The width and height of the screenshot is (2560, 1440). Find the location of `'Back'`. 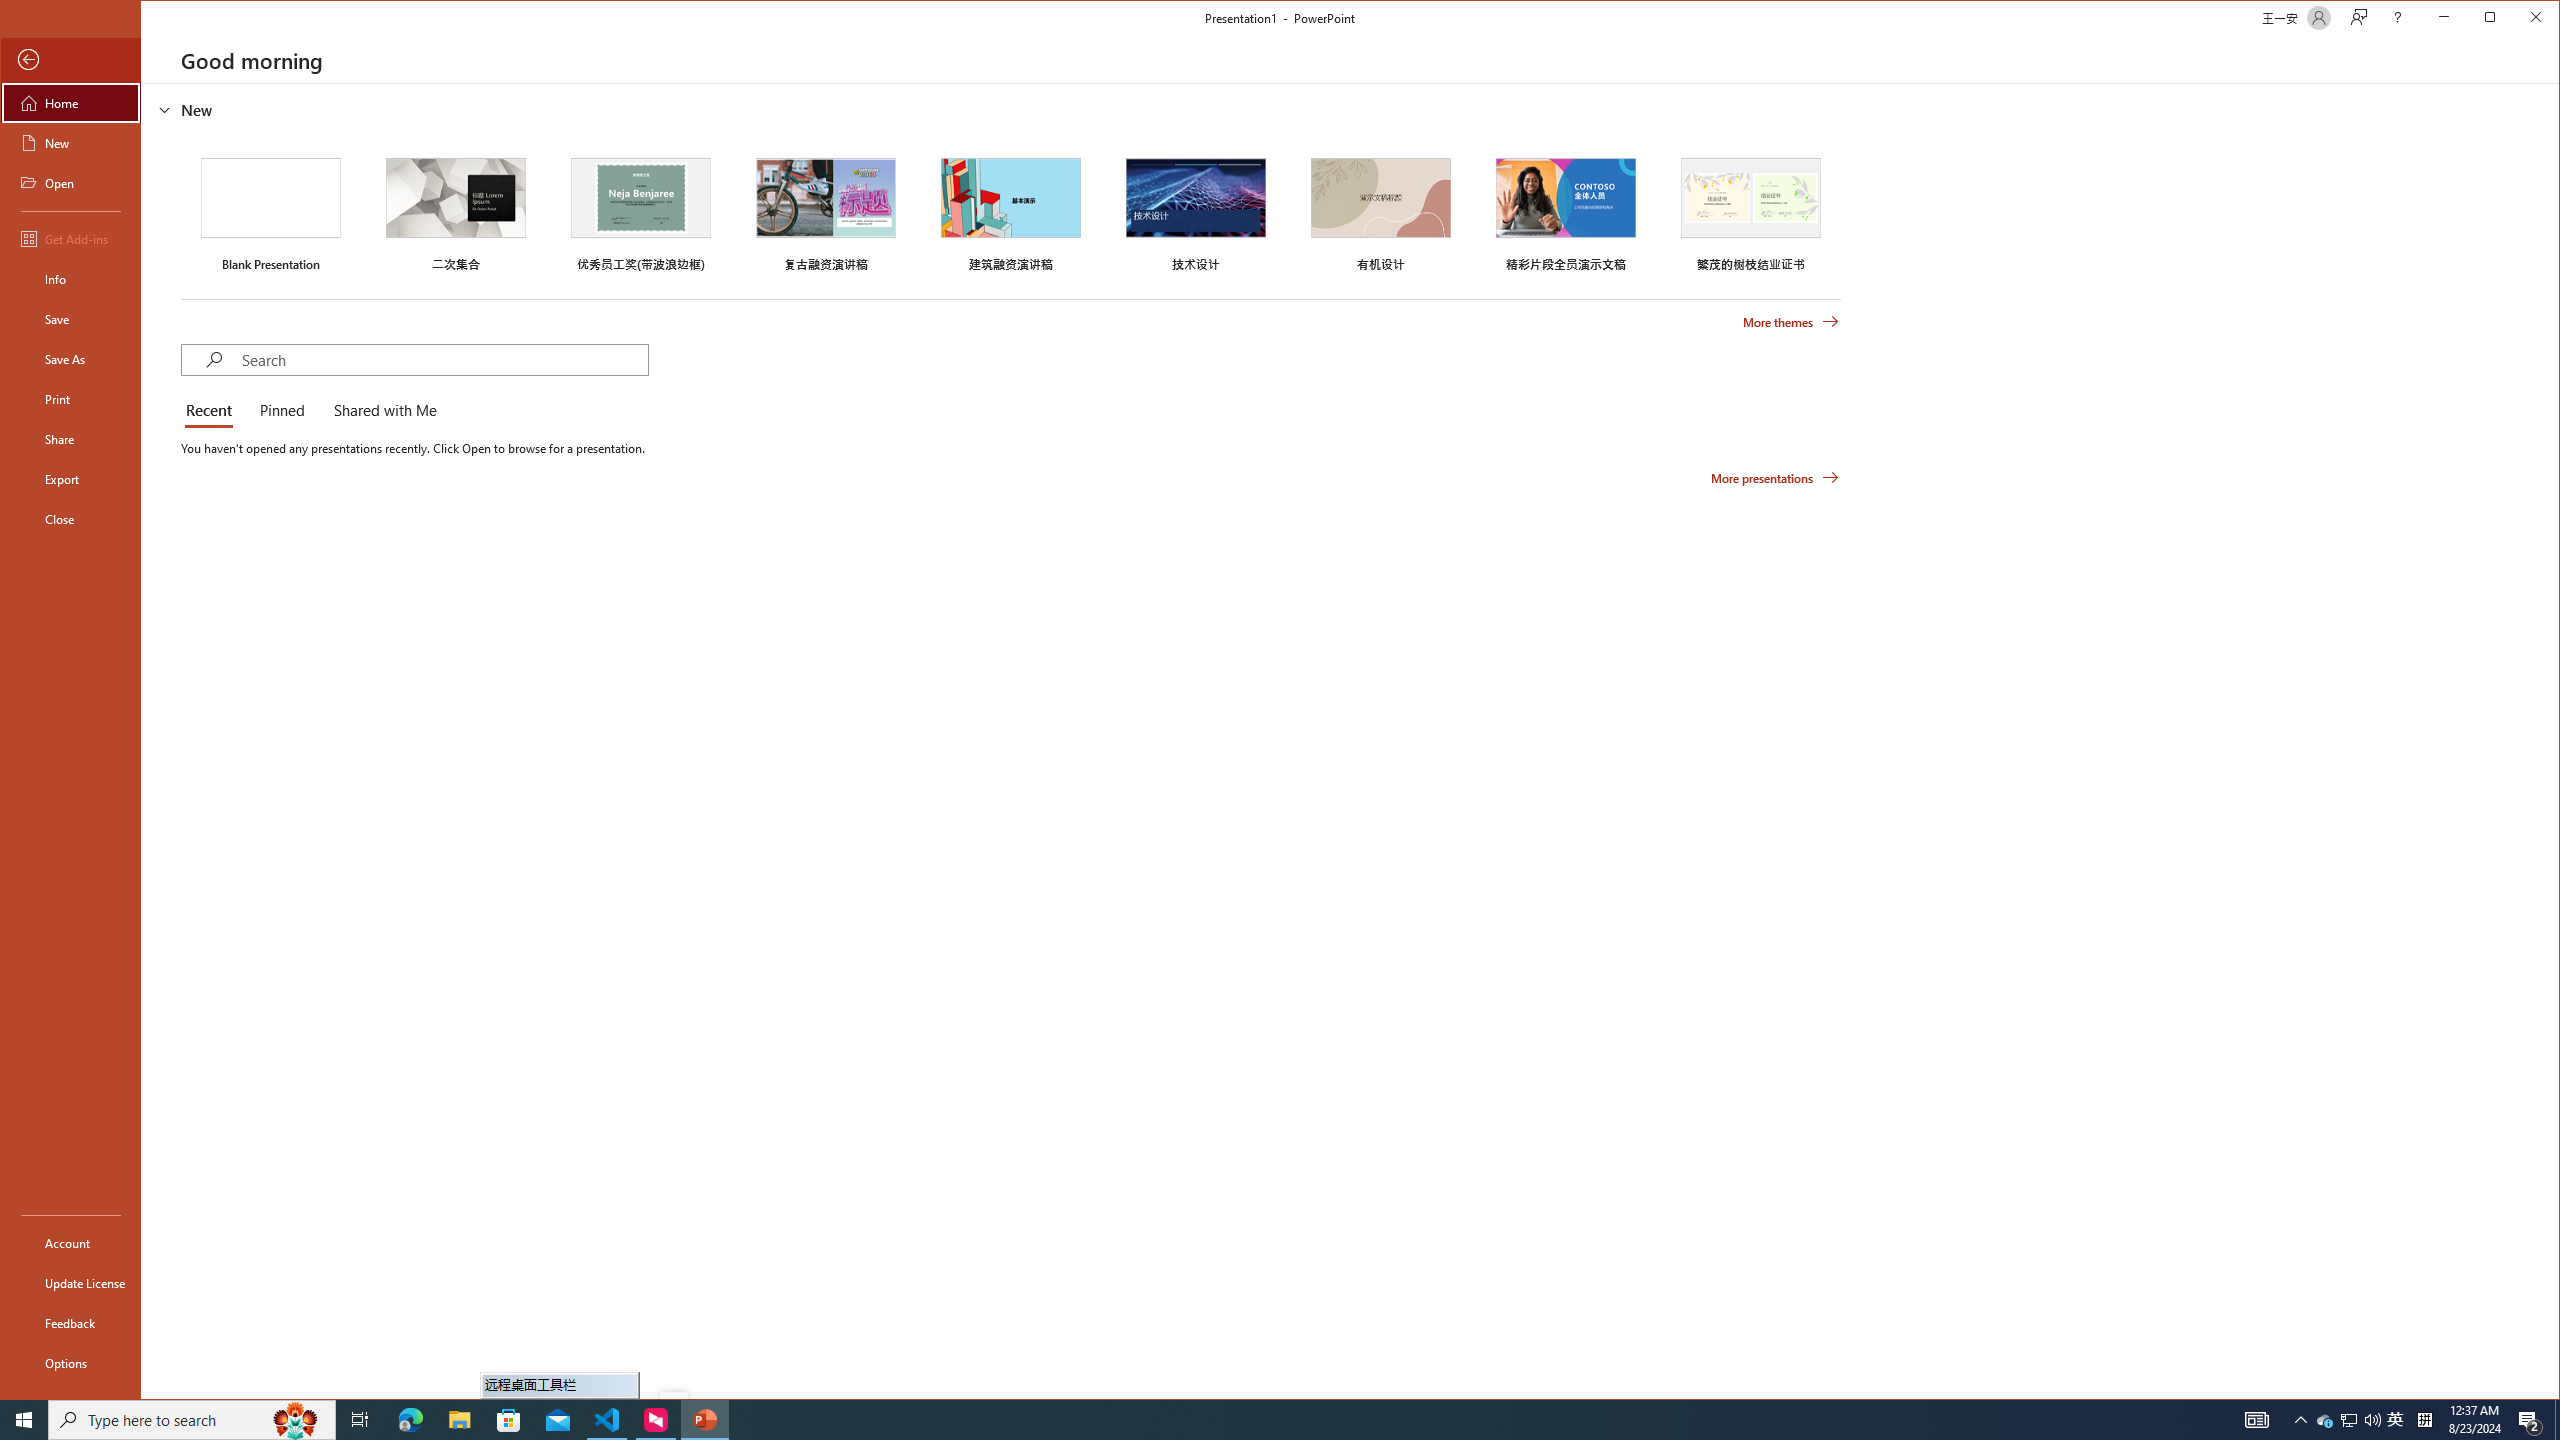

'Back' is located at coordinates (69, 60).